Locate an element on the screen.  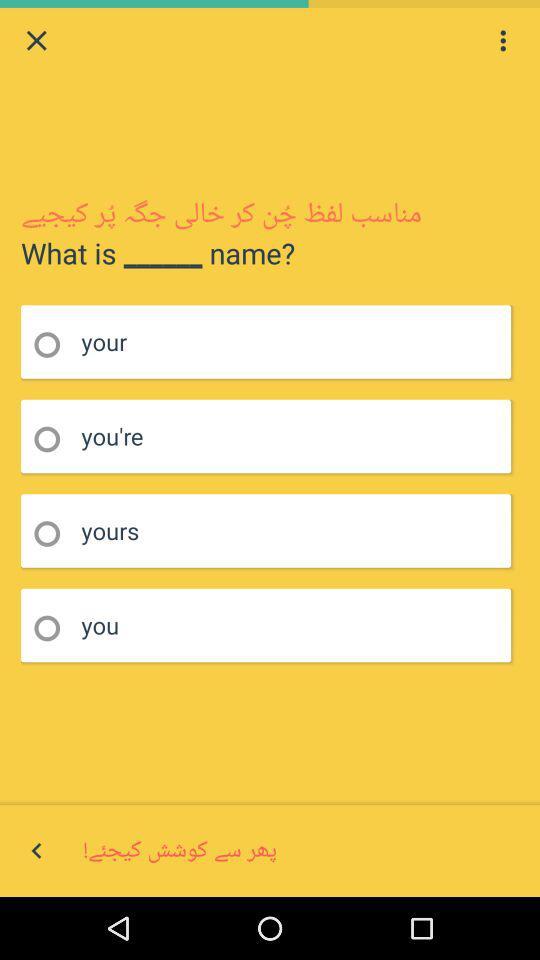
opens an options menu is located at coordinates (502, 39).